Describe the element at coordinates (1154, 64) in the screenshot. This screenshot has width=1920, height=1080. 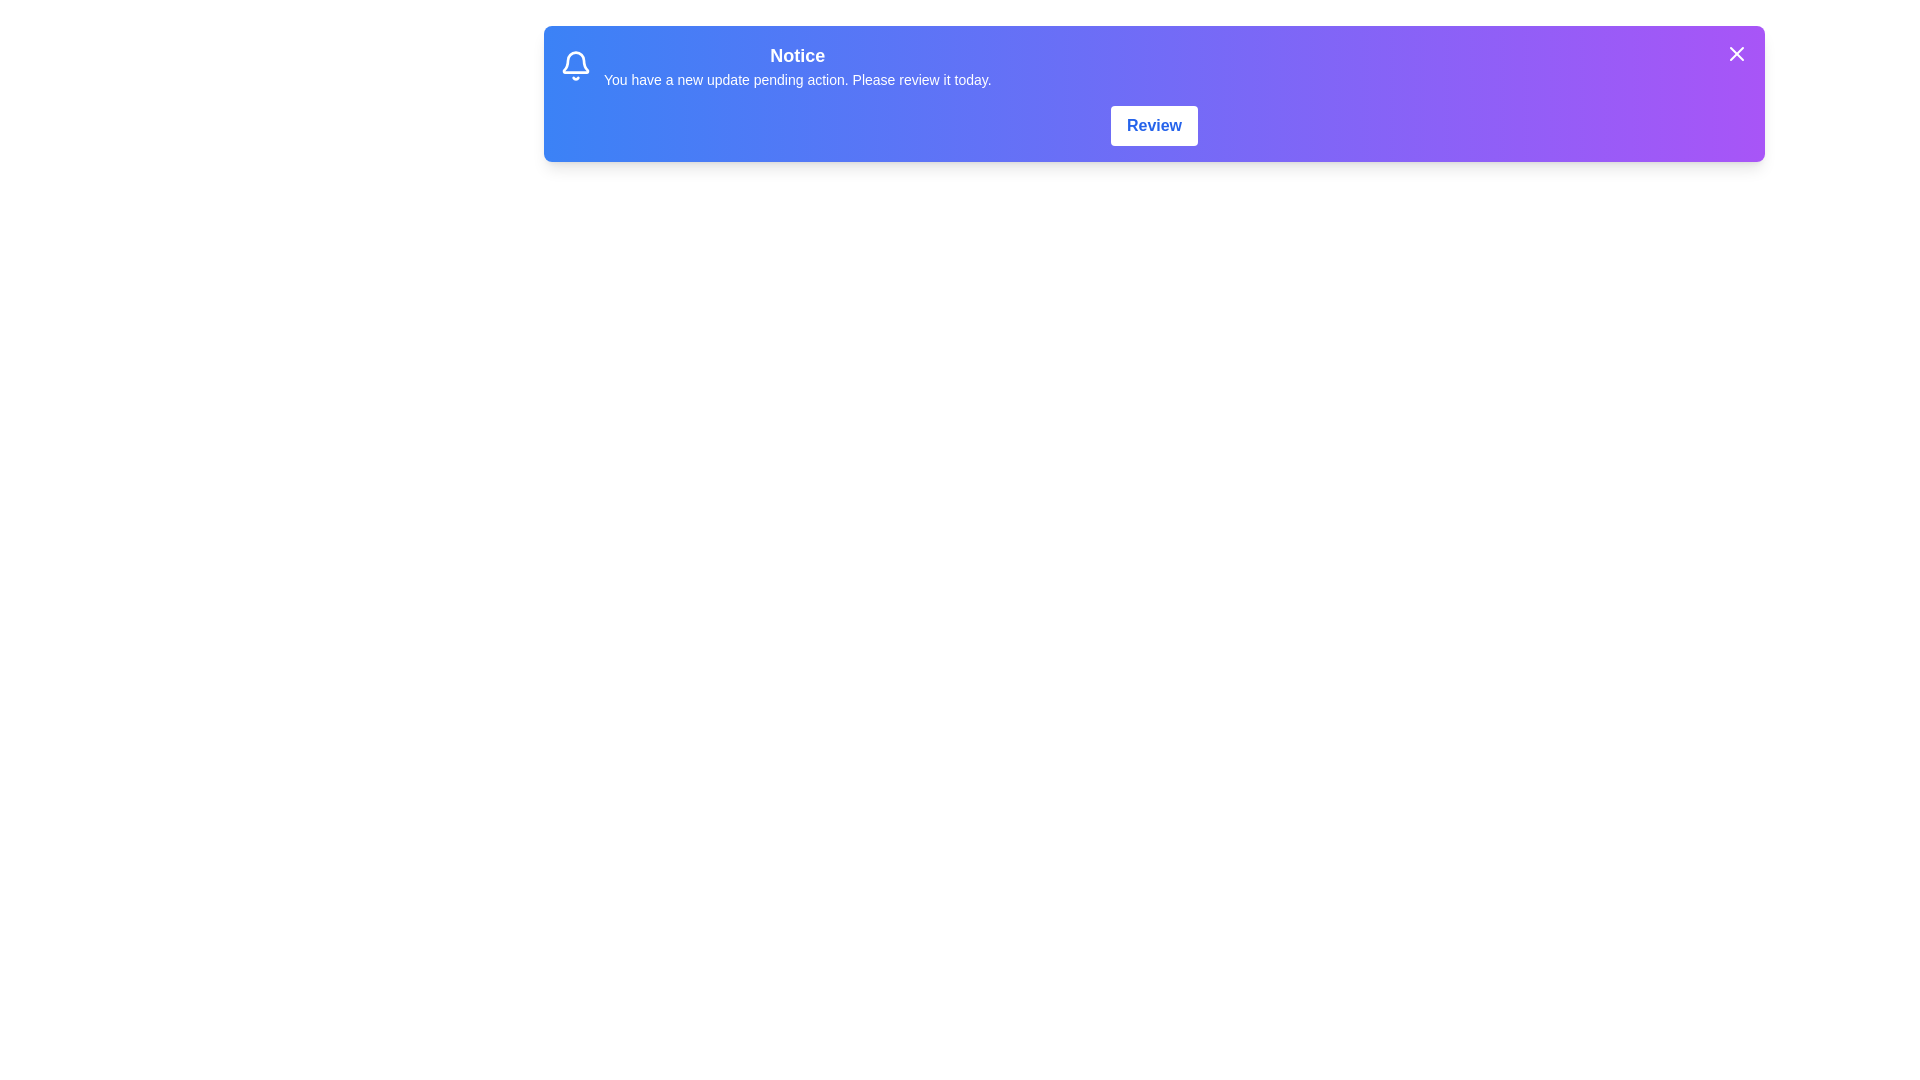
I see `the notification with the bold 'Notice' label that has a blue-to-purple gradient background and white text` at that location.